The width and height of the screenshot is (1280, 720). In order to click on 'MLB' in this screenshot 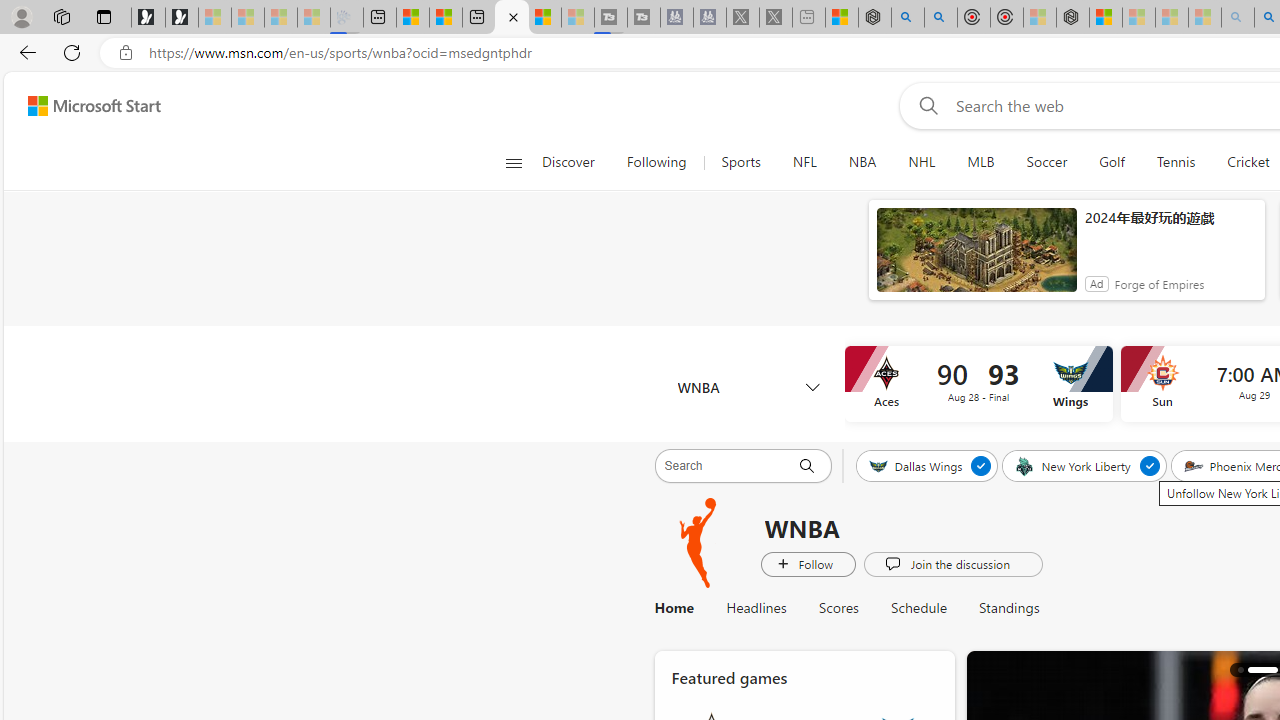, I will do `click(981, 162)`.